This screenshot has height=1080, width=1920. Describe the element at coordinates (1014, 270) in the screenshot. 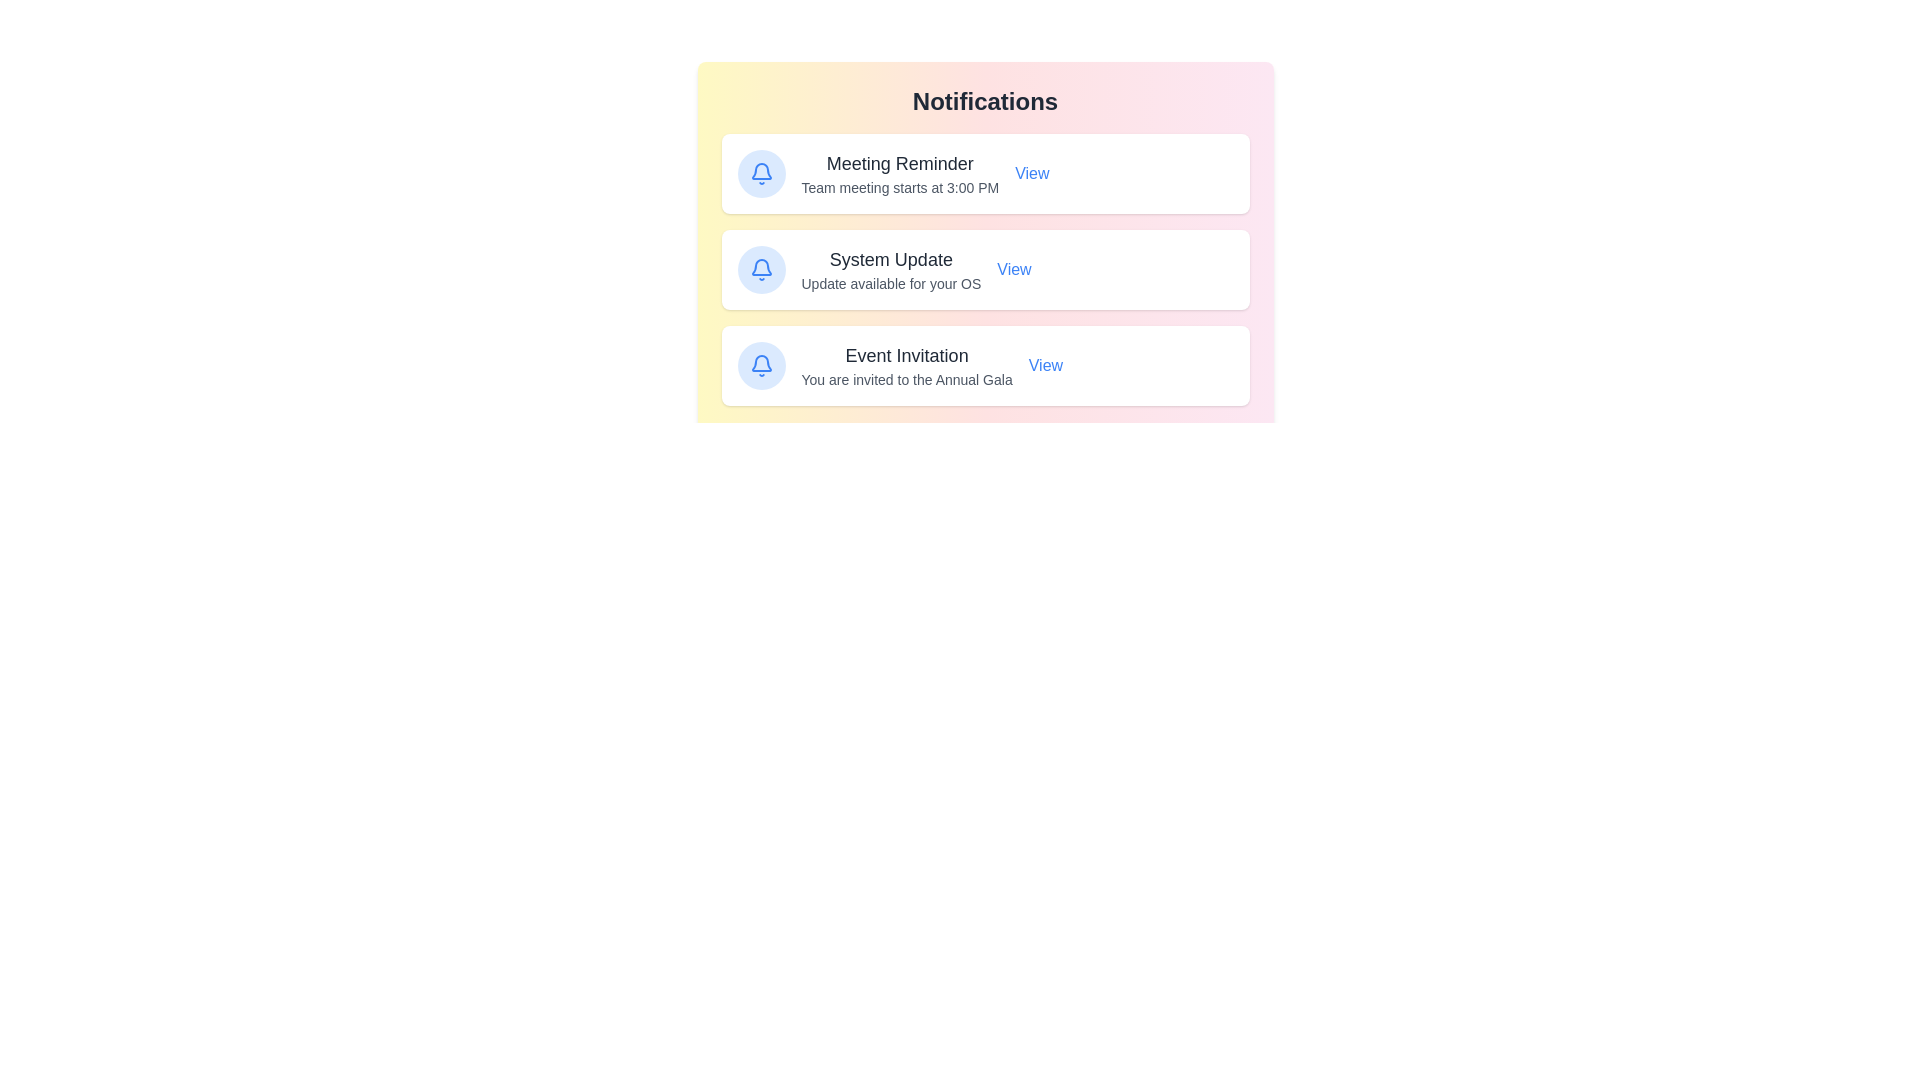

I see `the 'View' button for the notification titled 'System Update'` at that location.